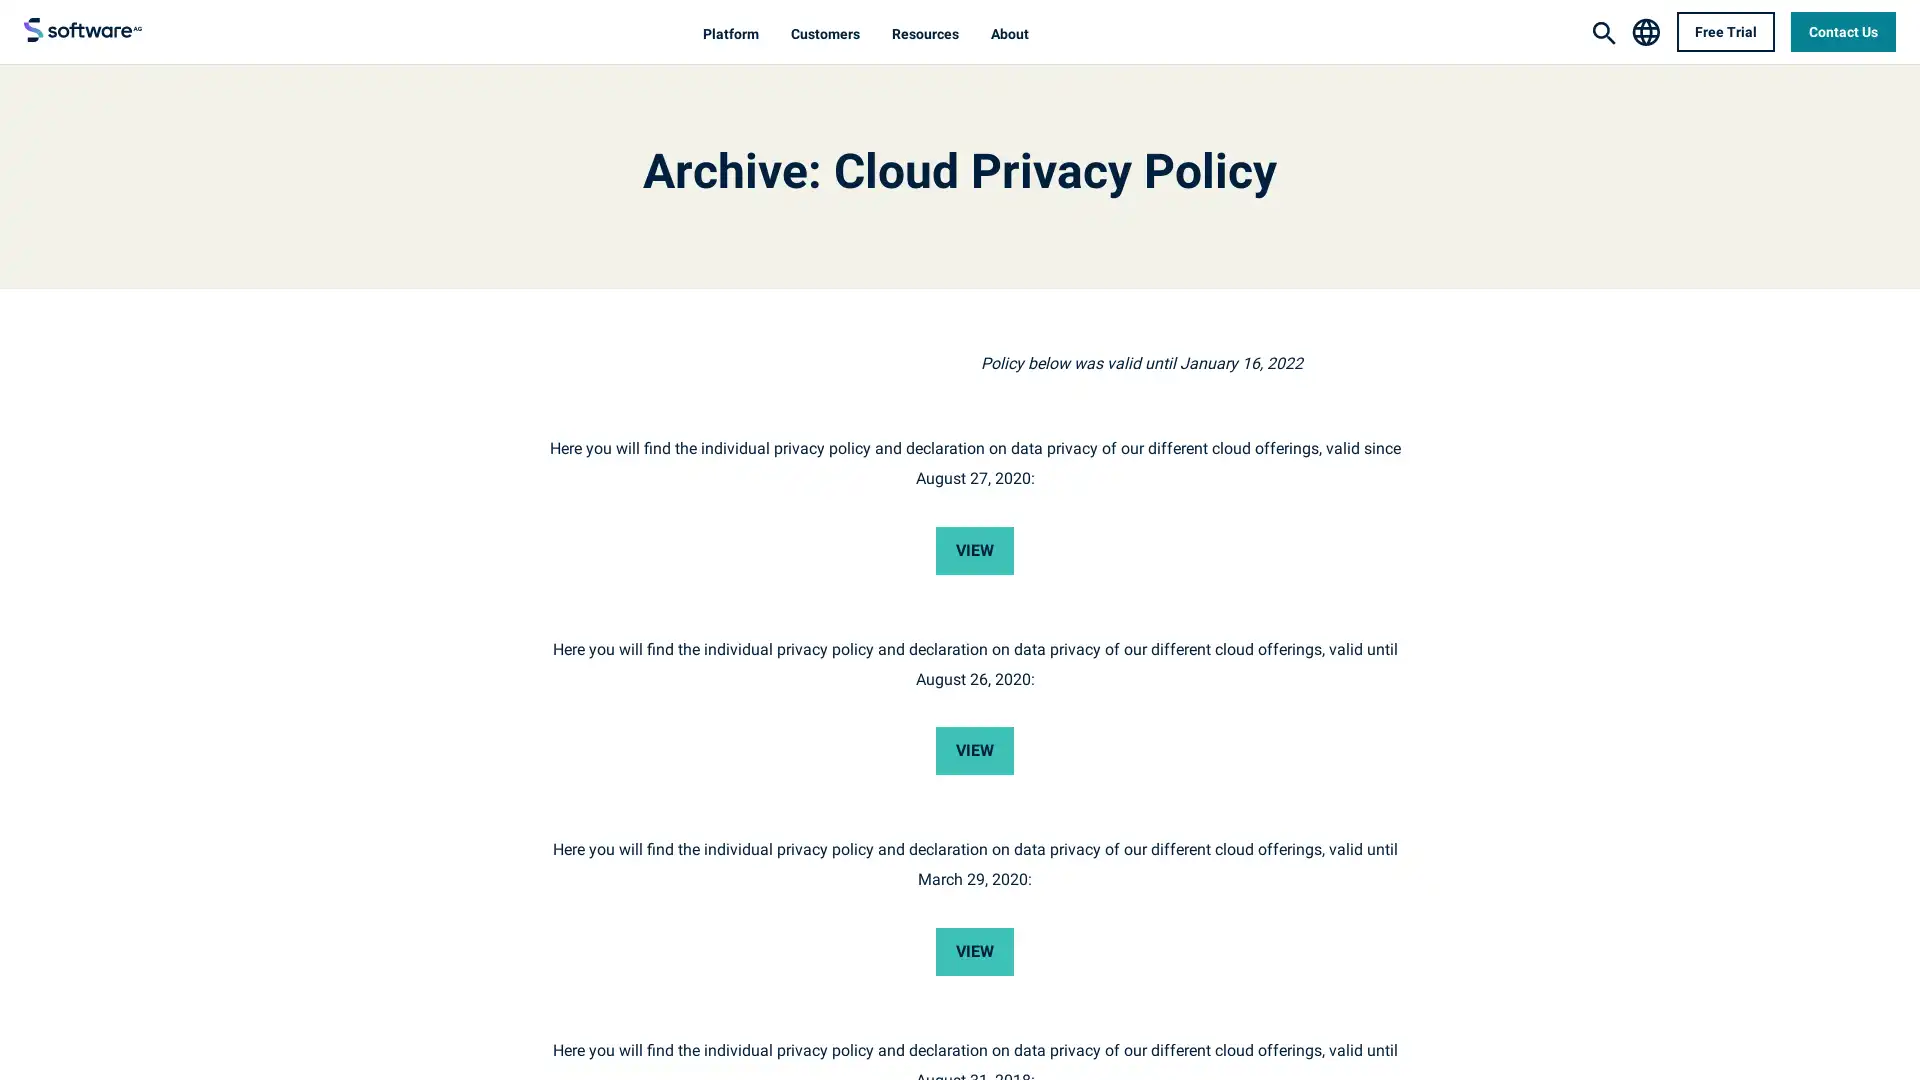 This screenshot has width=1920, height=1080. I want to click on International, so click(1645, 30).